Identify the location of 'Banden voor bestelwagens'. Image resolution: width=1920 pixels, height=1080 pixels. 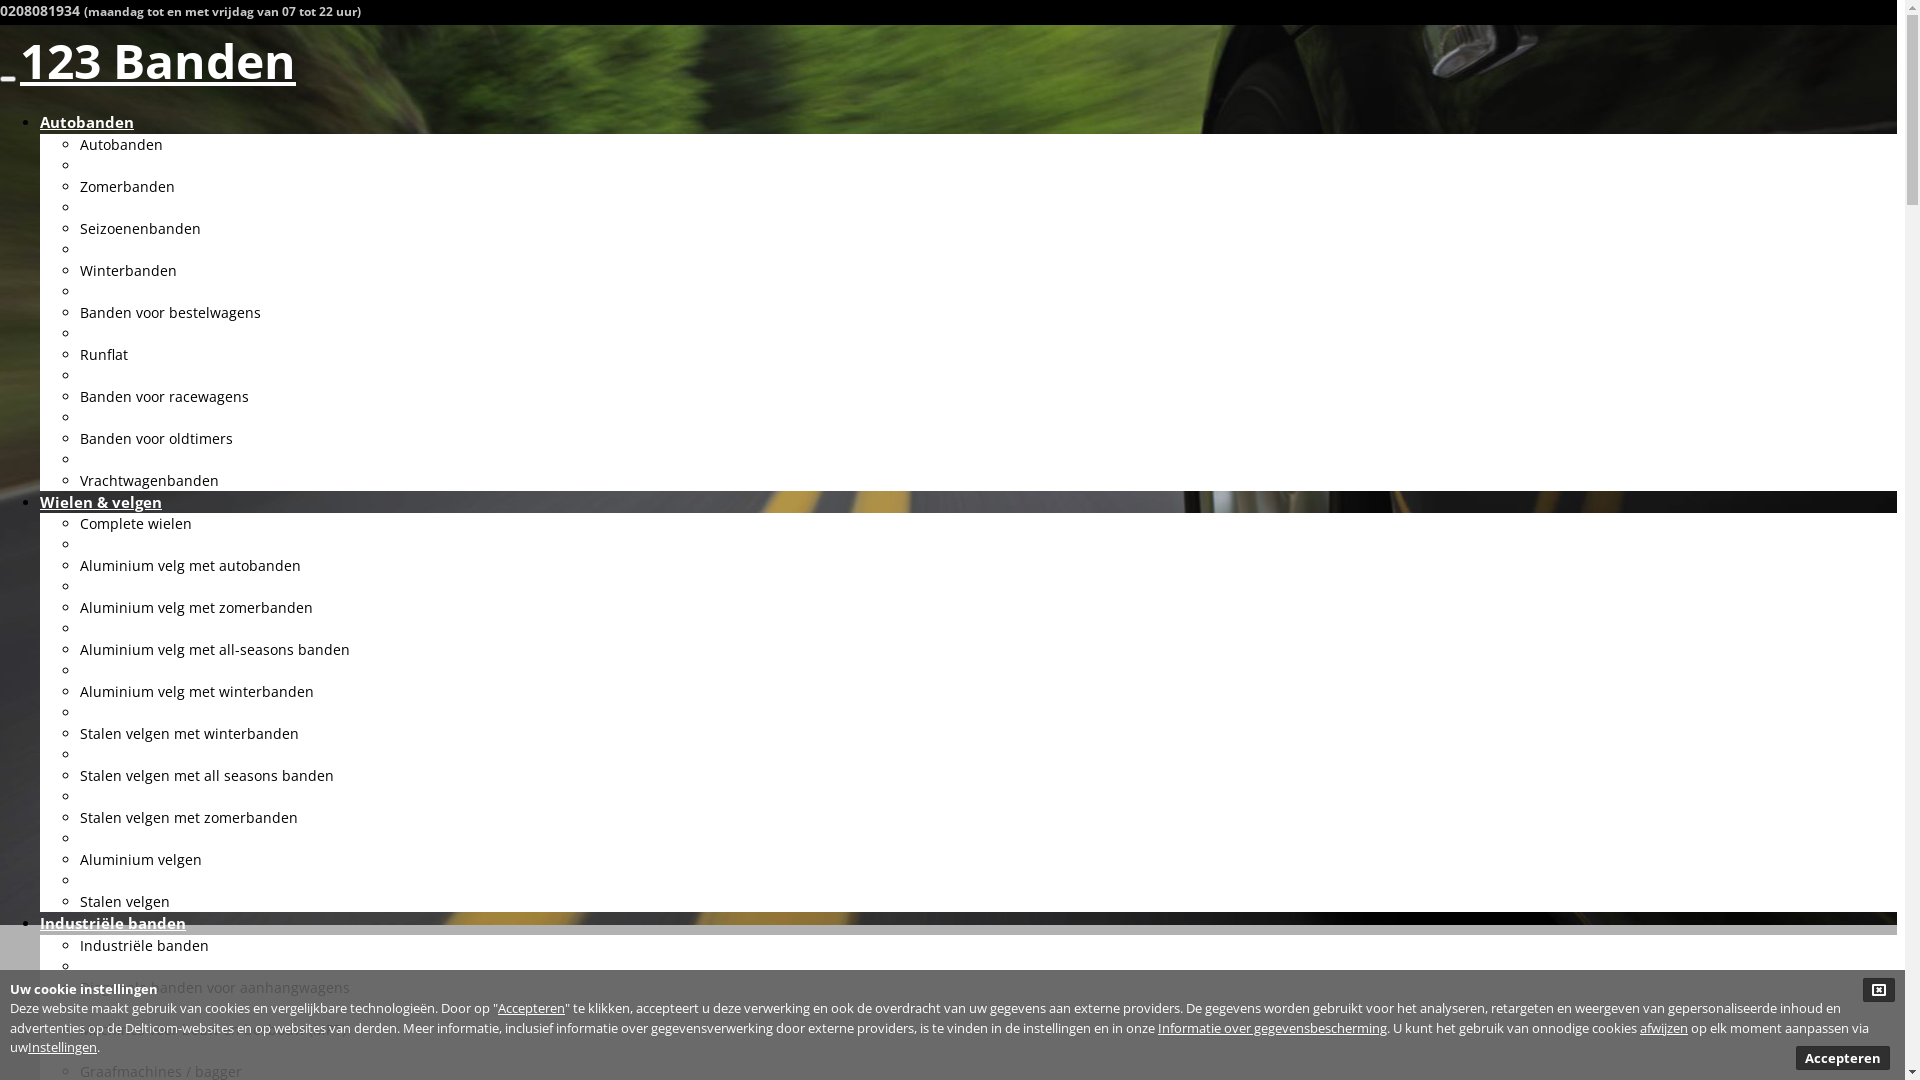
(170, 311).